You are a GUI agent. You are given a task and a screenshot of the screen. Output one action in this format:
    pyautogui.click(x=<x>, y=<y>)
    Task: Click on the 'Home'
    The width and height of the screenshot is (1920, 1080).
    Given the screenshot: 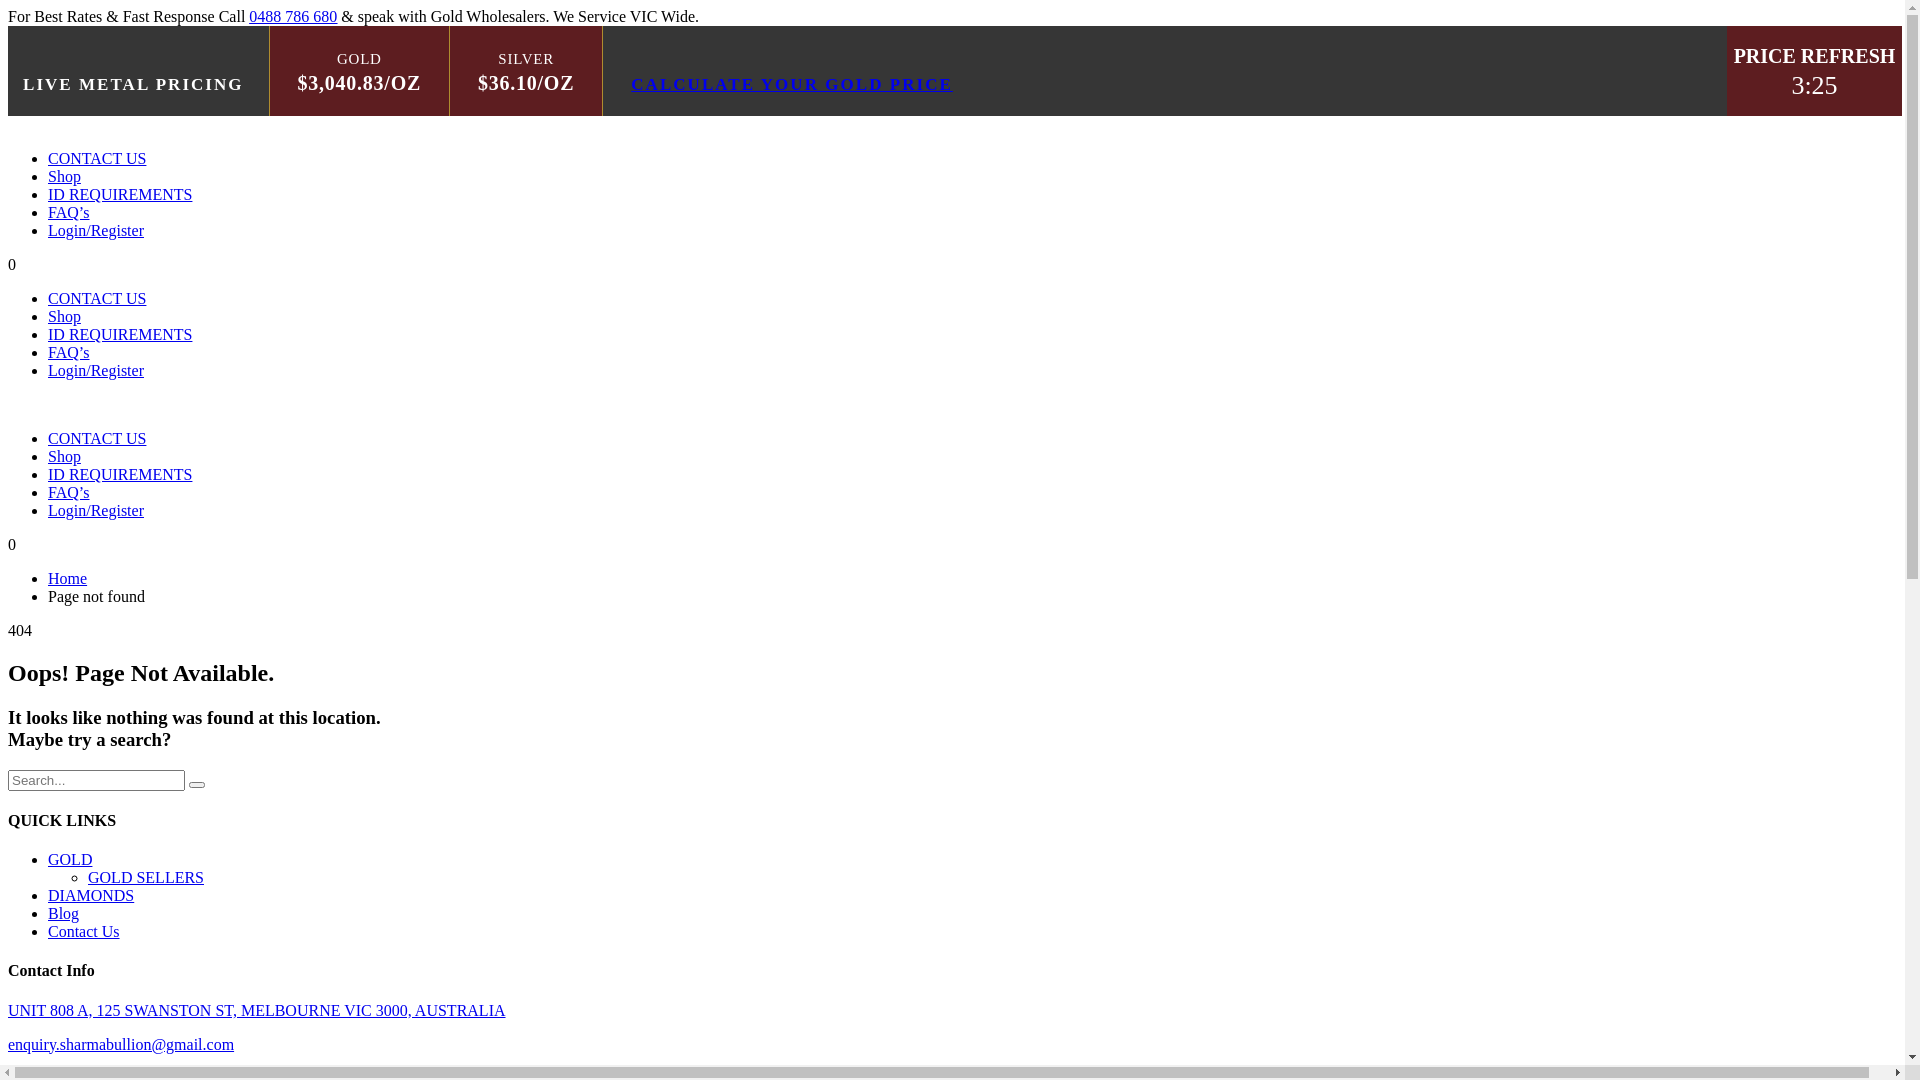 What is the action you would take?
    pyautogui.click(x=67, y=578)
    